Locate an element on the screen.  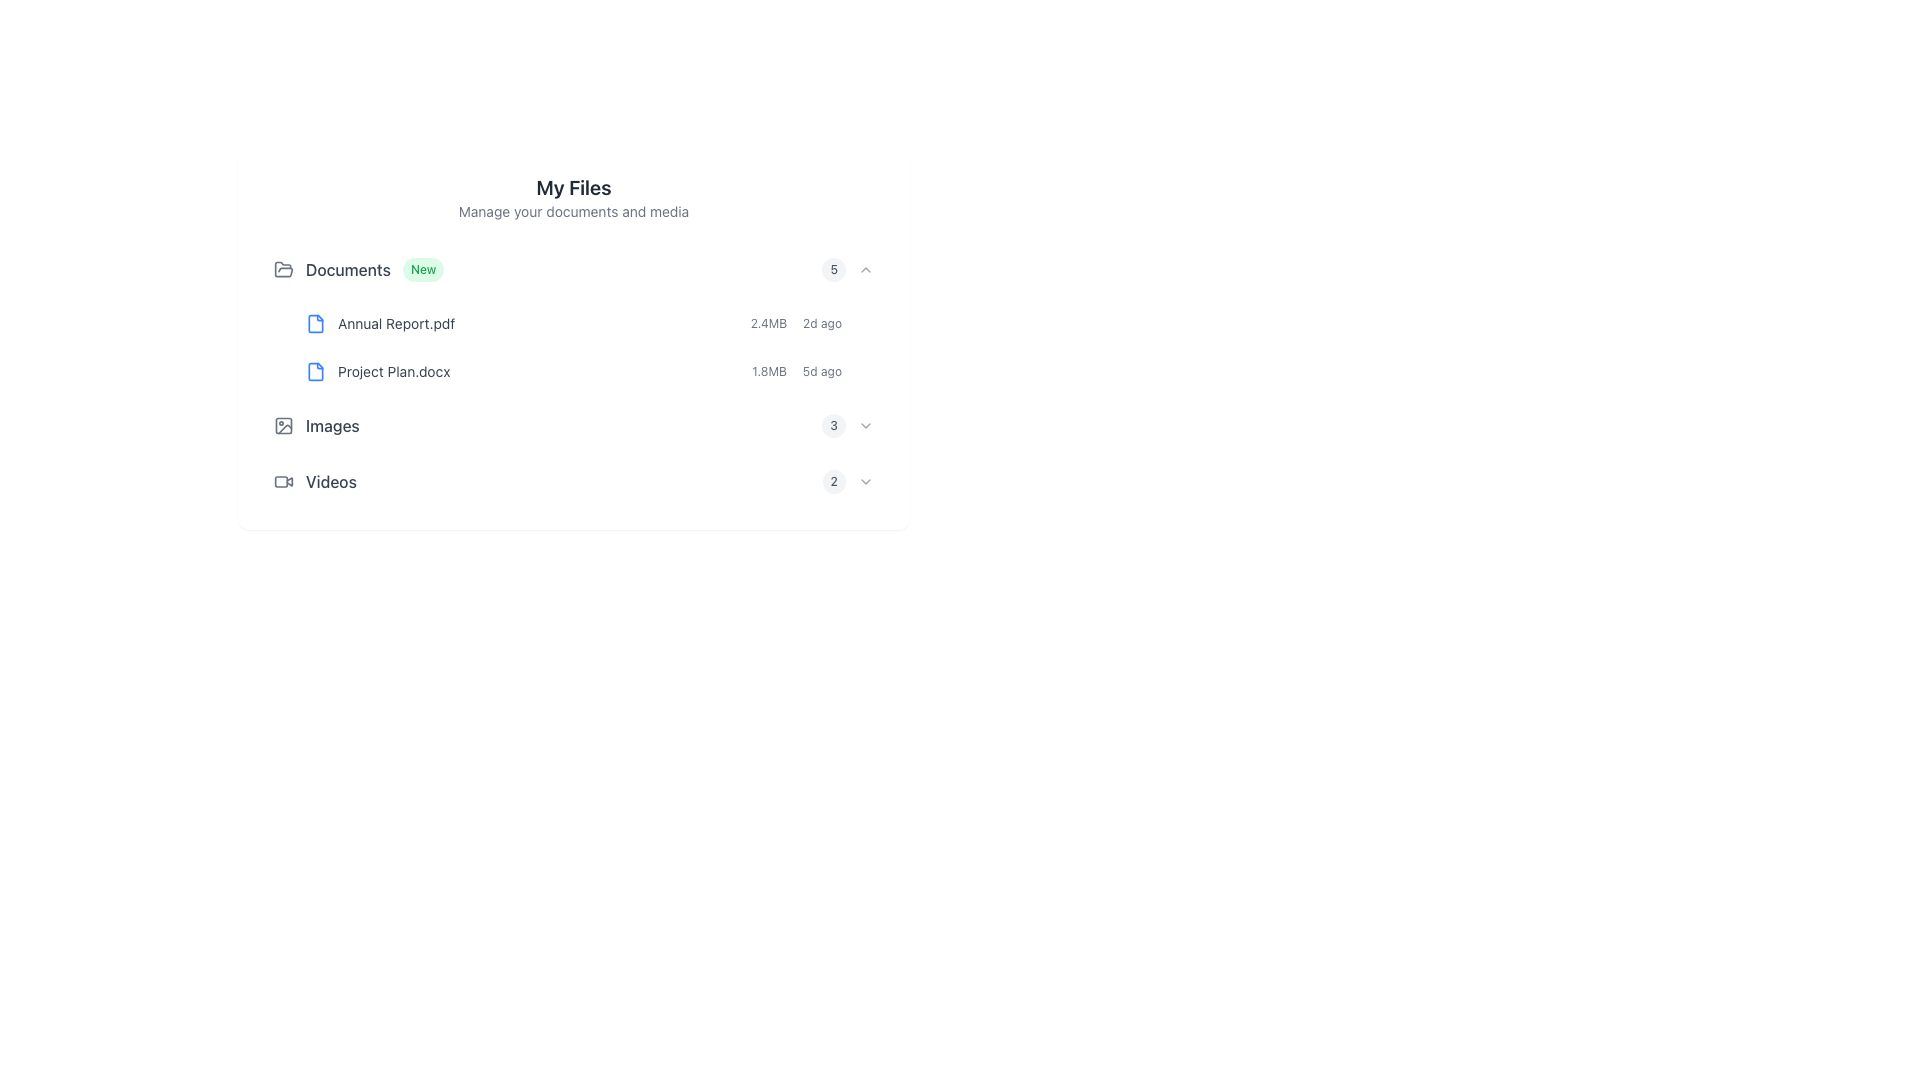
the value displayed in the Badge or count indicator showing the number '3' next to the Documents item in the file listing interface is located at coordinates (834, 424).